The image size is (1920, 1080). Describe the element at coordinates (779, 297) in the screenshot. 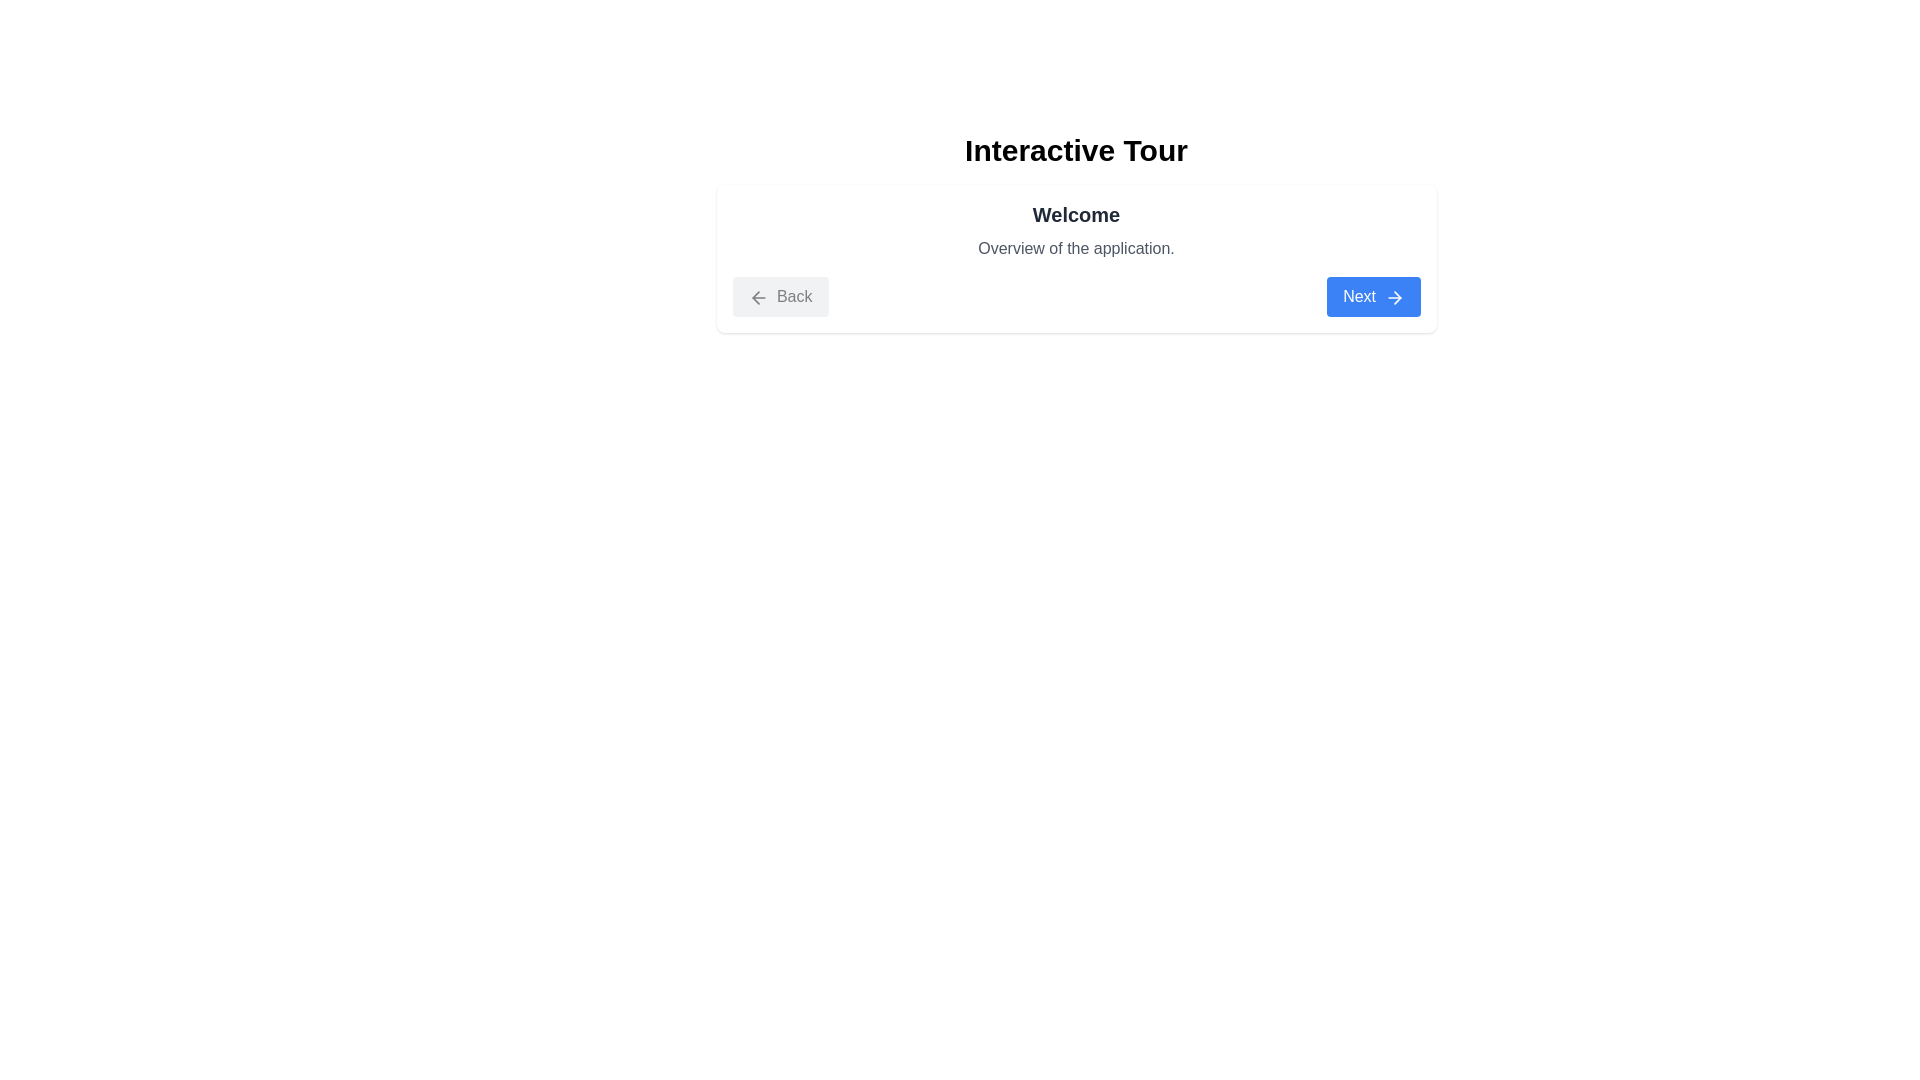

I see `the 'Back' button which features a leftward arrow icon and a gray background, located to the left of the 'Next' button near the top center of the interface` at that location.